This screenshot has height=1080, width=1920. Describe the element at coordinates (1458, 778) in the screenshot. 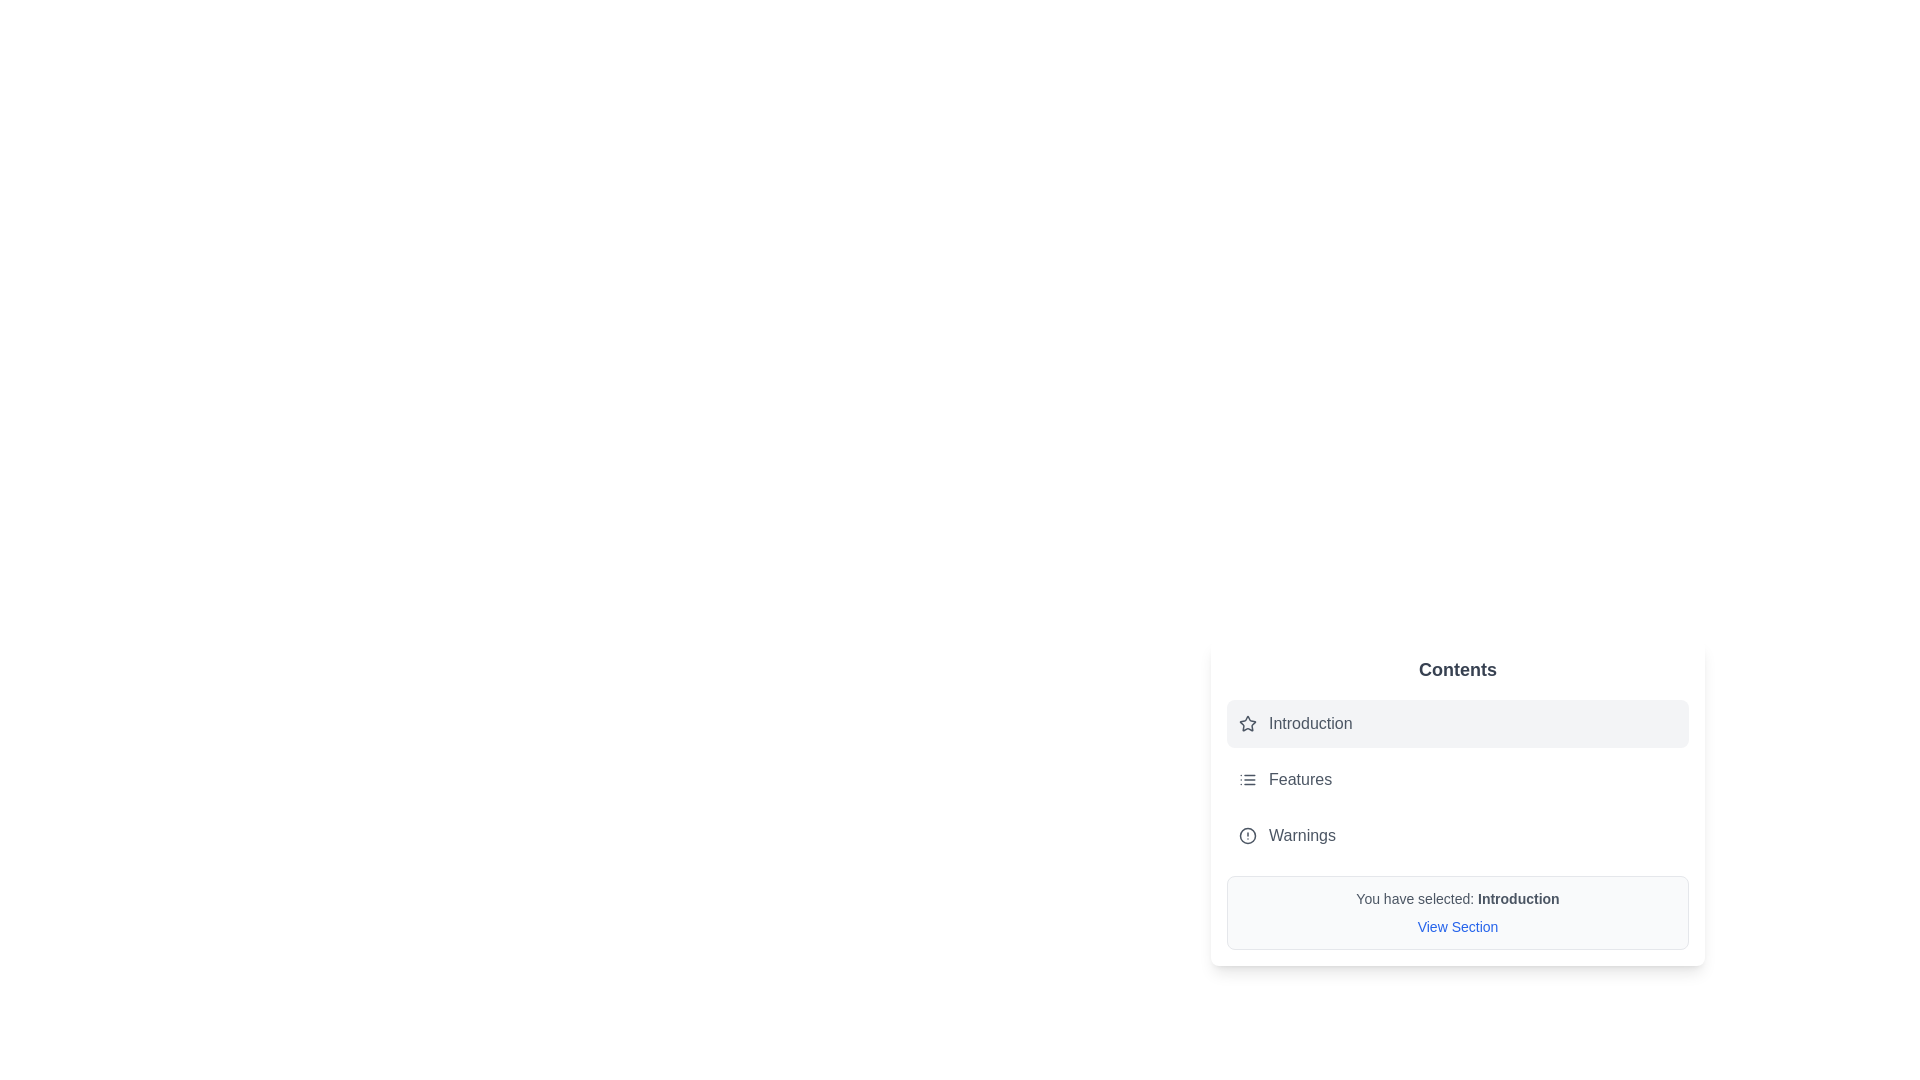

I see `the highlighted 'Features' list item in the vertical navigation list using keyboard navigation` at that location.